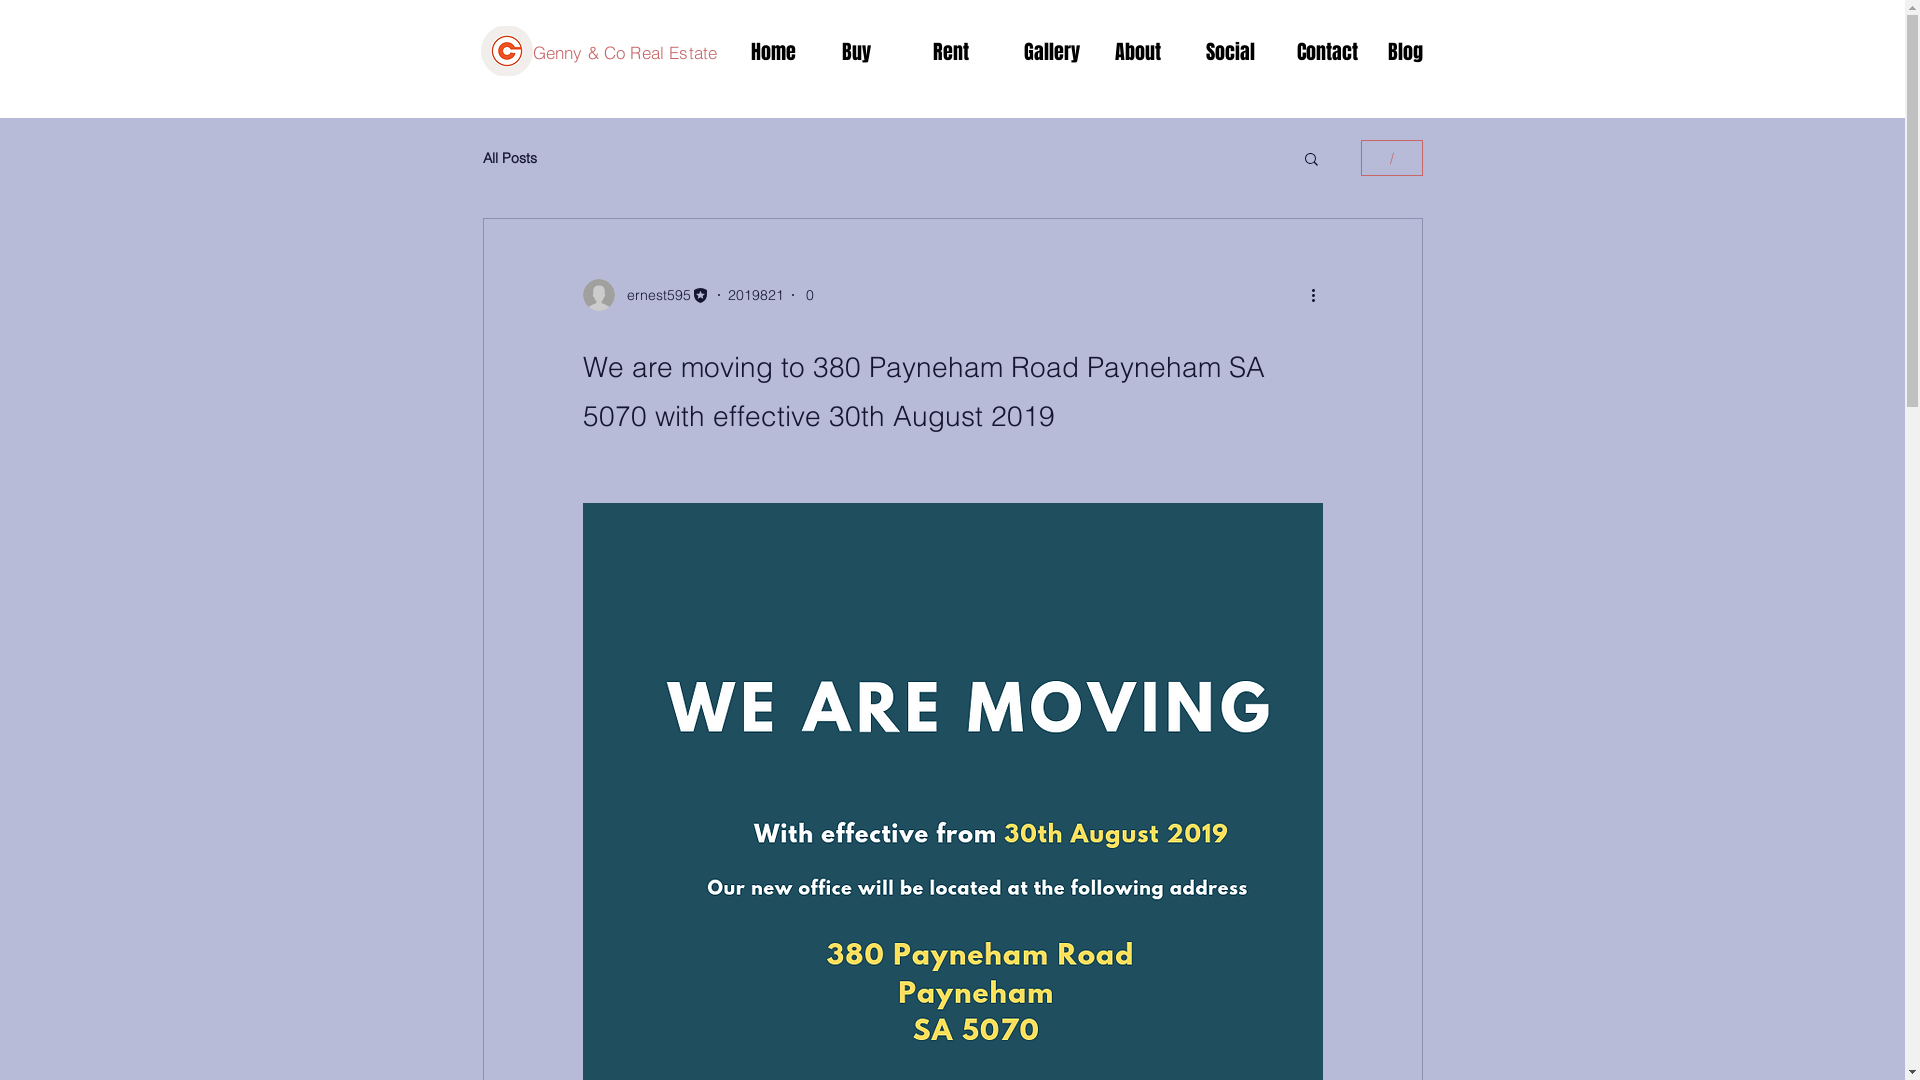 The width and height of the screenshot is (1920, 1080). I want to click on 'Buy', so click(871, 50).